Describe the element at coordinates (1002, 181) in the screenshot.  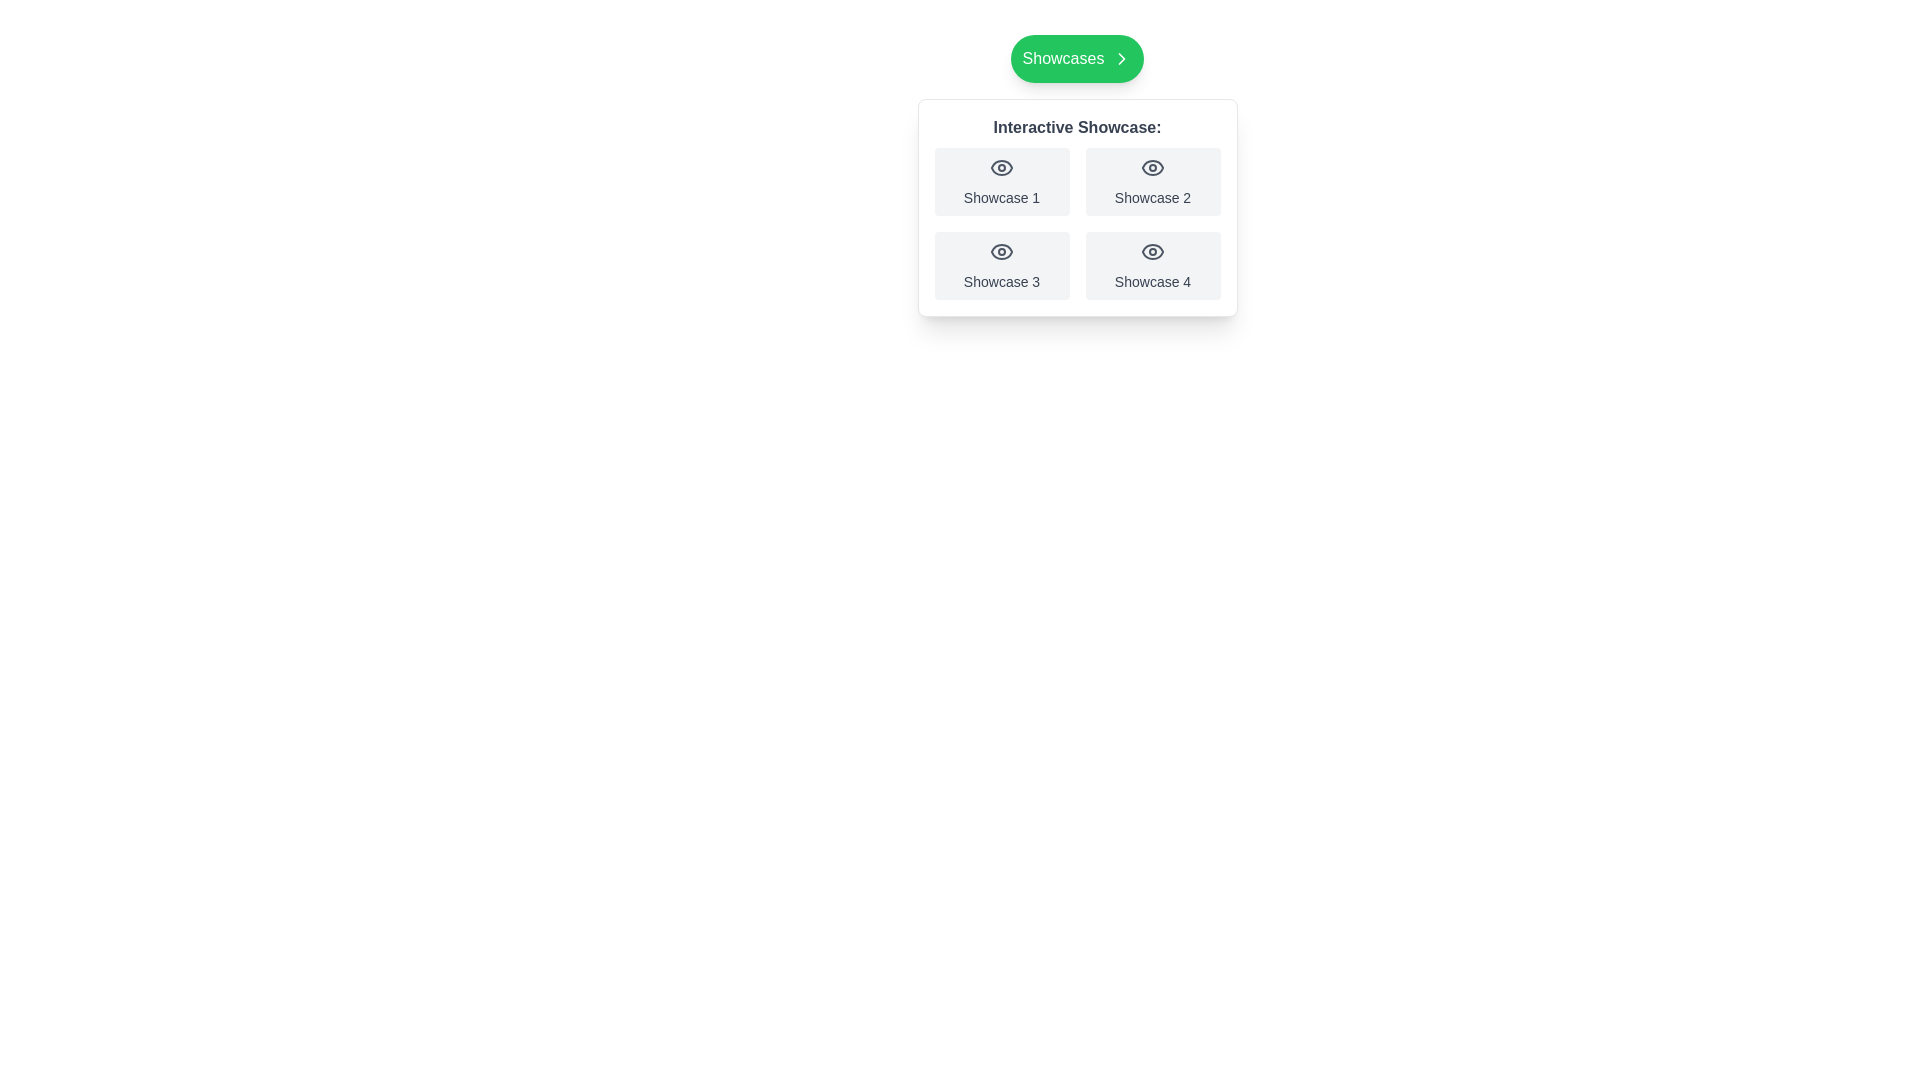
I see `the Interactive card labeled 'Showcase 1', which features an eye icon and is located in the top-left corner of a 2x2 grid layout` at that location.